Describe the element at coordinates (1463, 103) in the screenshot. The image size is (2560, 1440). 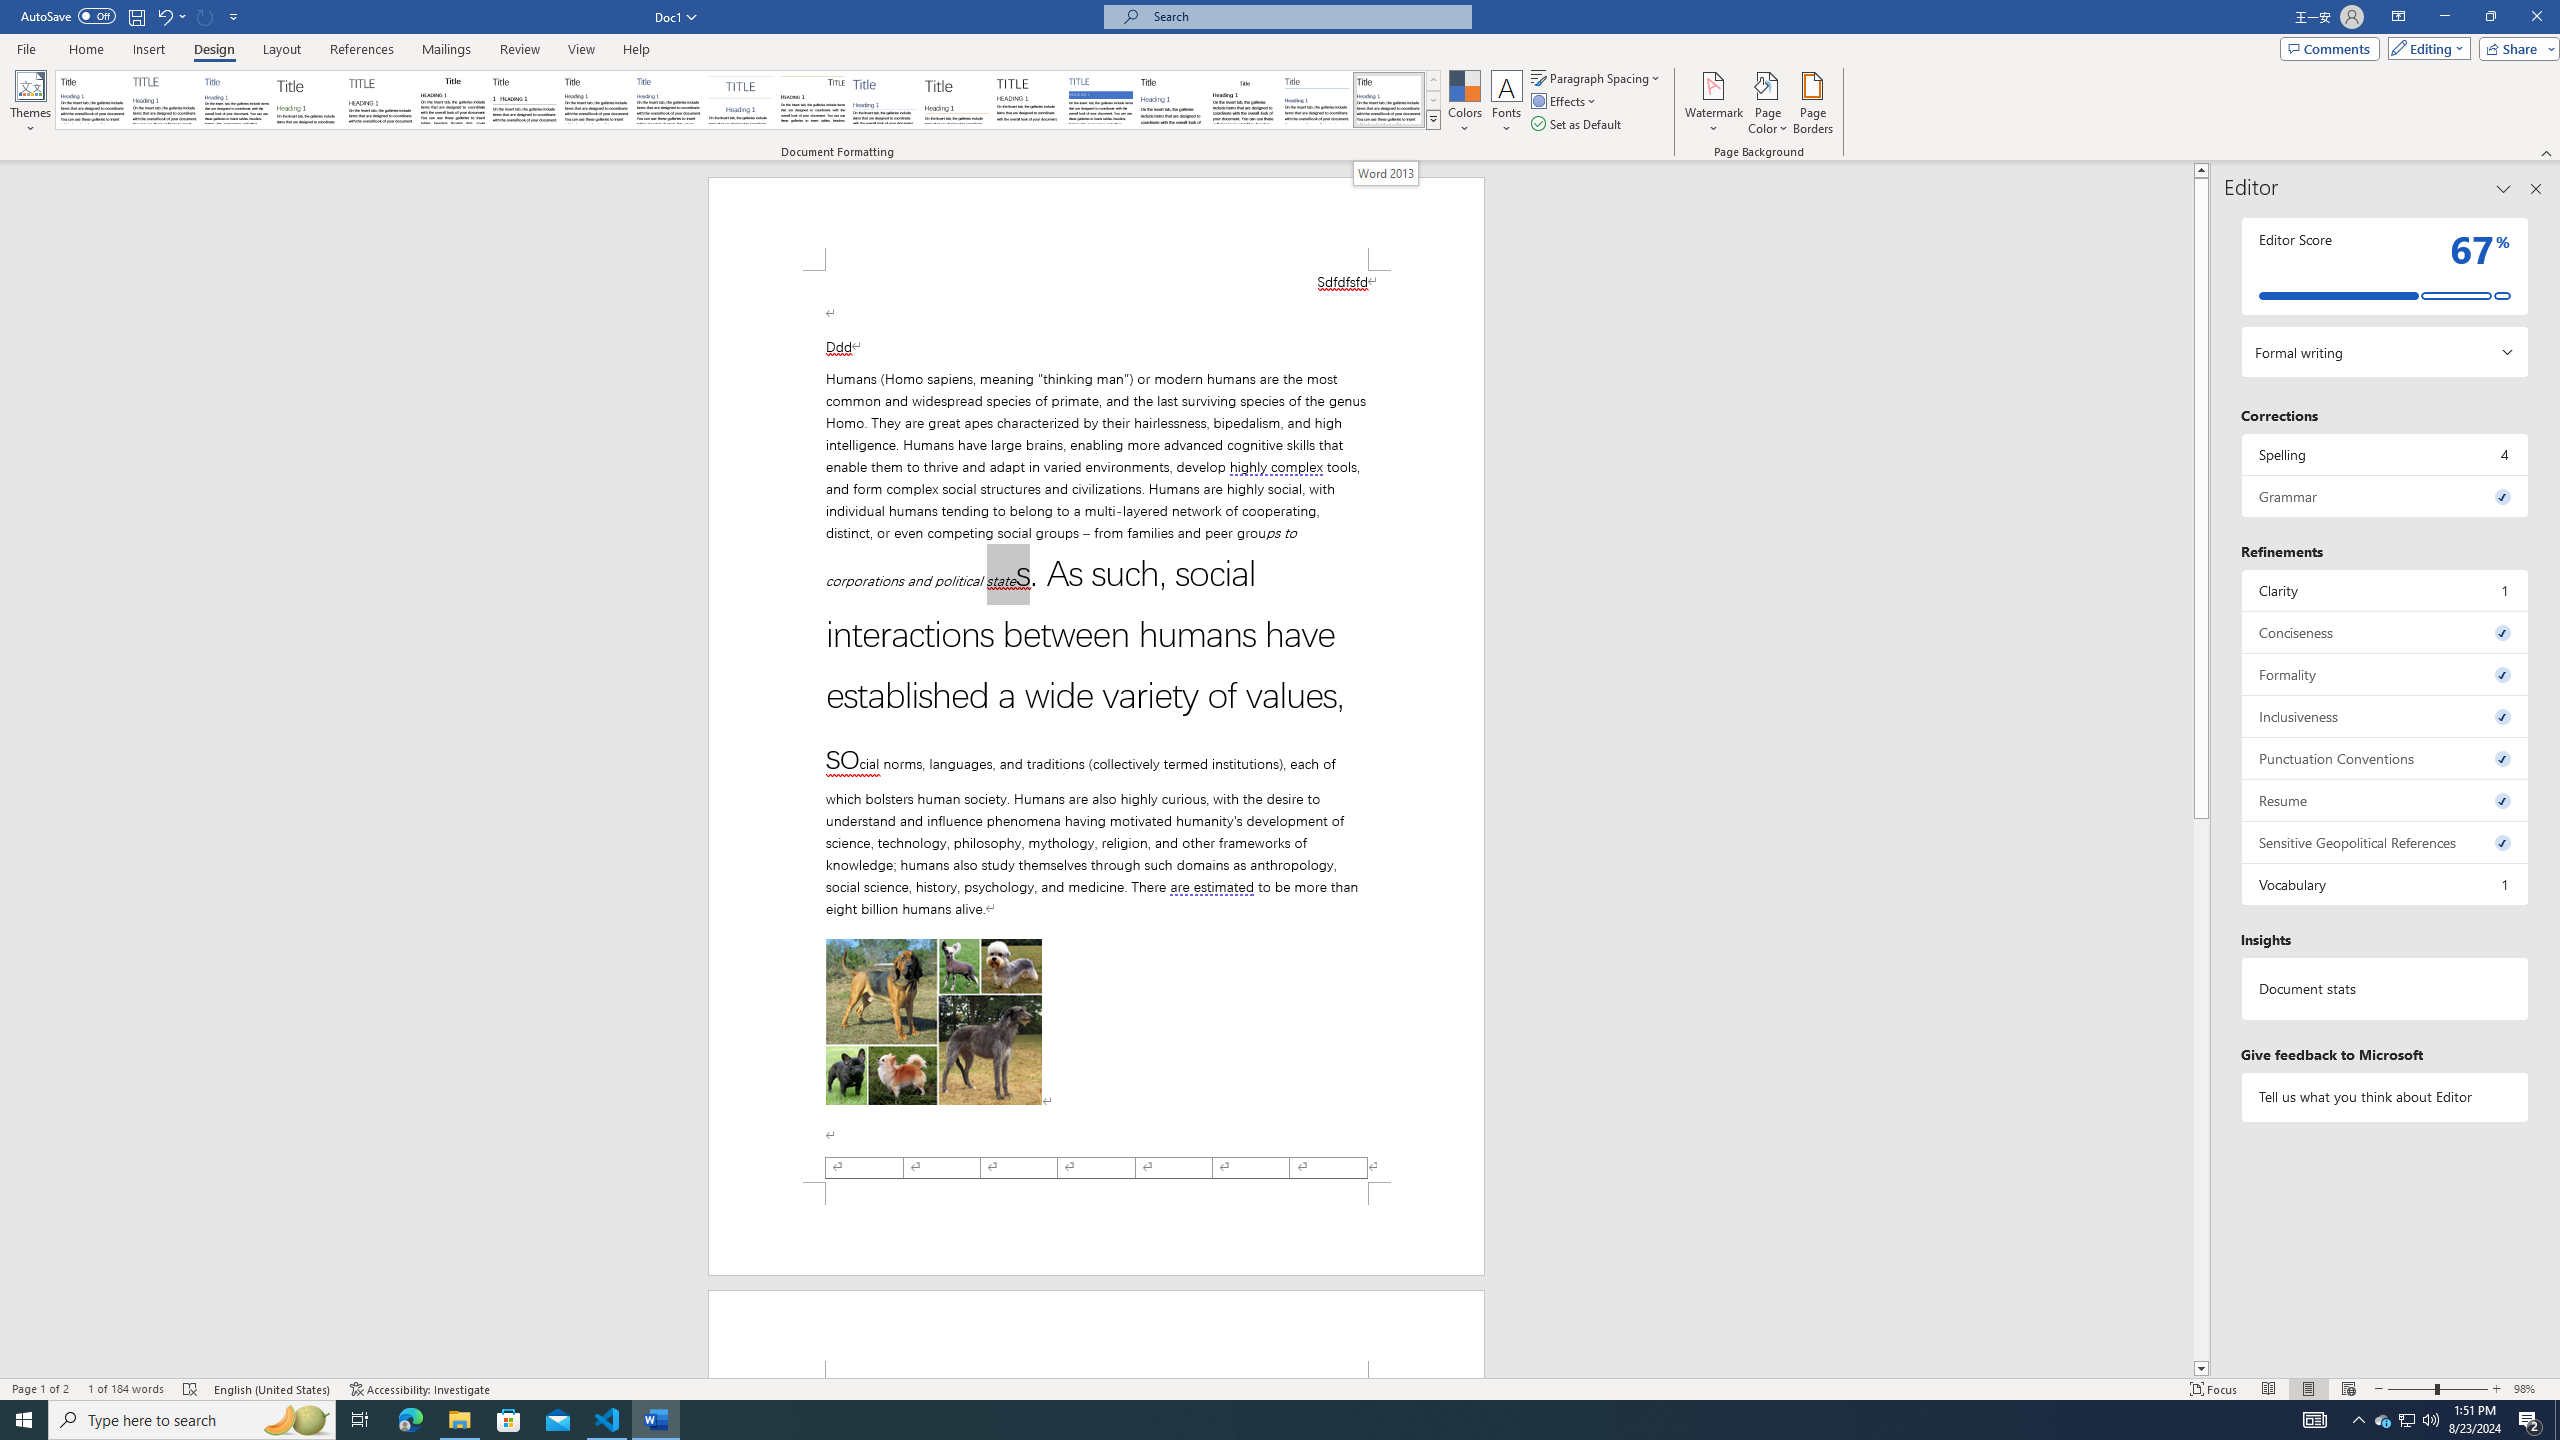
I see `'Colors'` at that location.